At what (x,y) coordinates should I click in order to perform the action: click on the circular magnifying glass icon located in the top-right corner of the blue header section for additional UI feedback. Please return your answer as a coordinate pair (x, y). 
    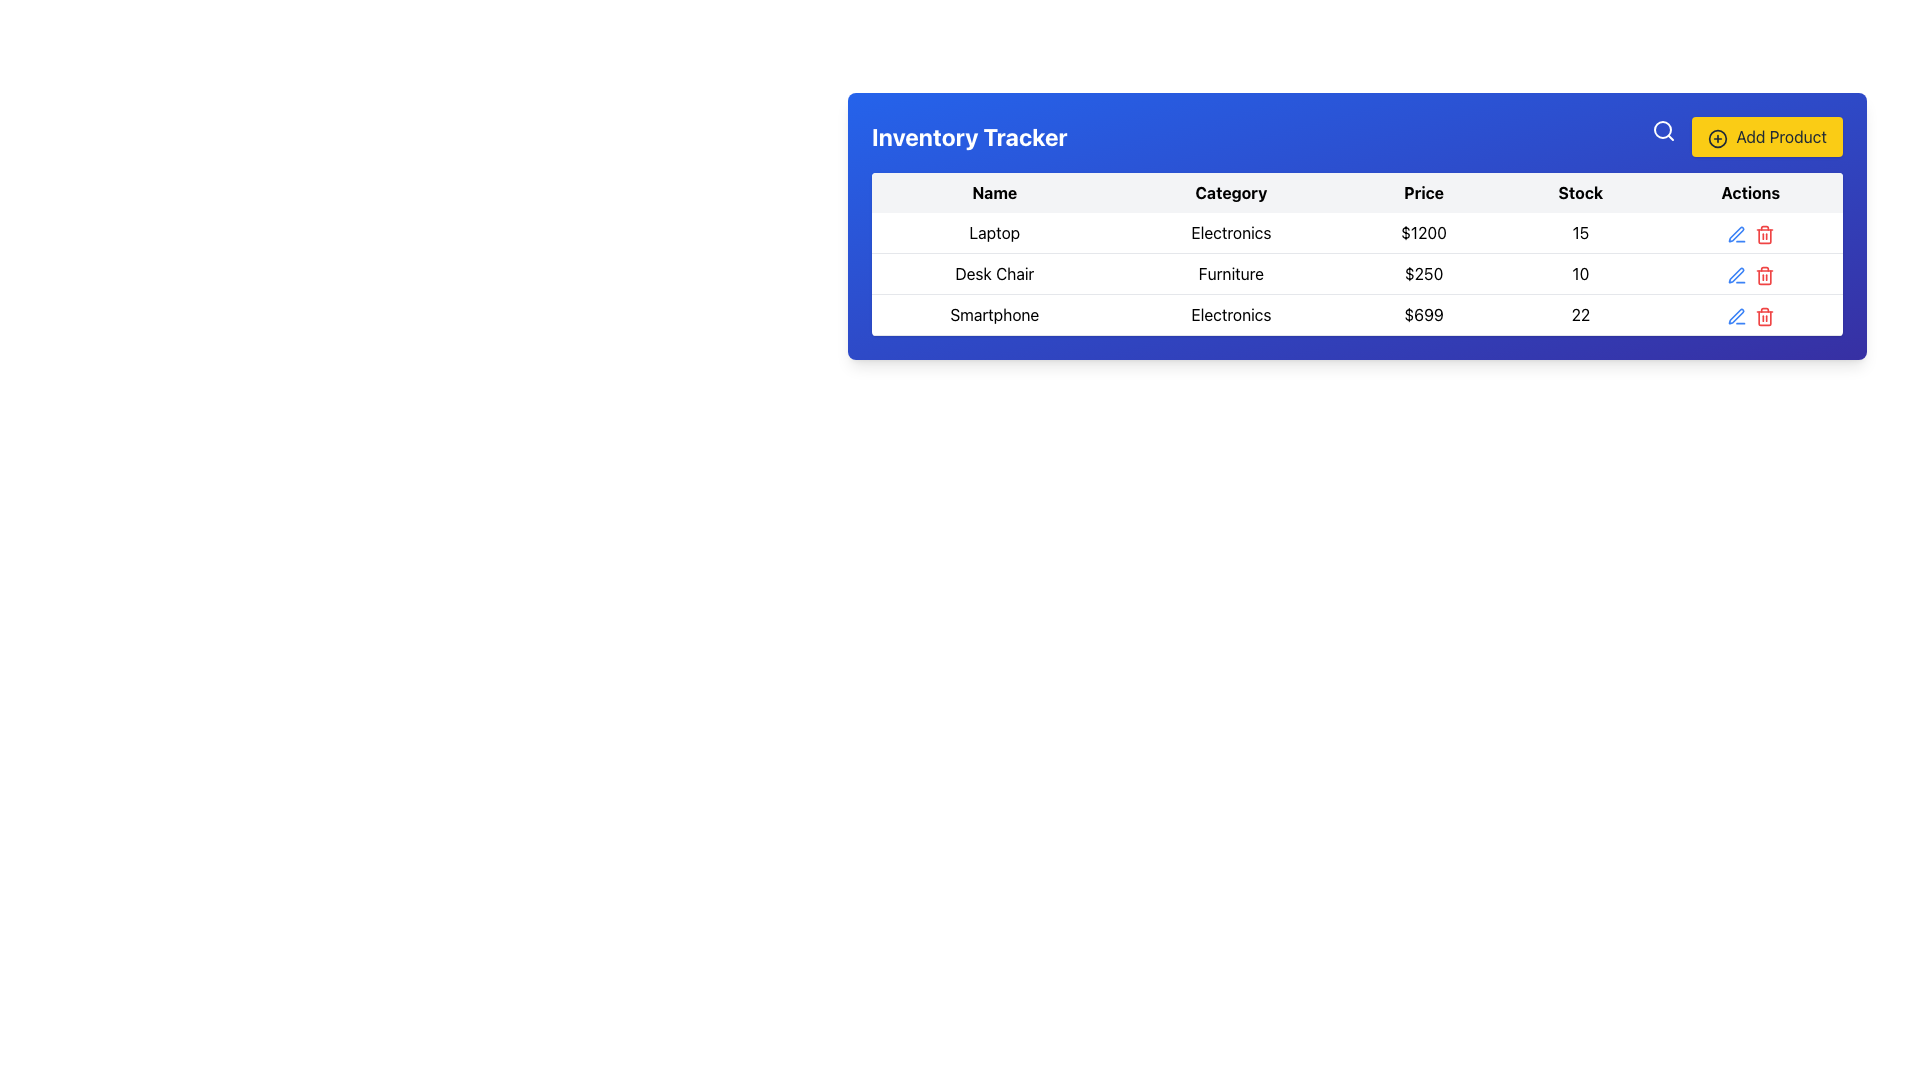
    Looking at the image, I should click on (1664, 131).